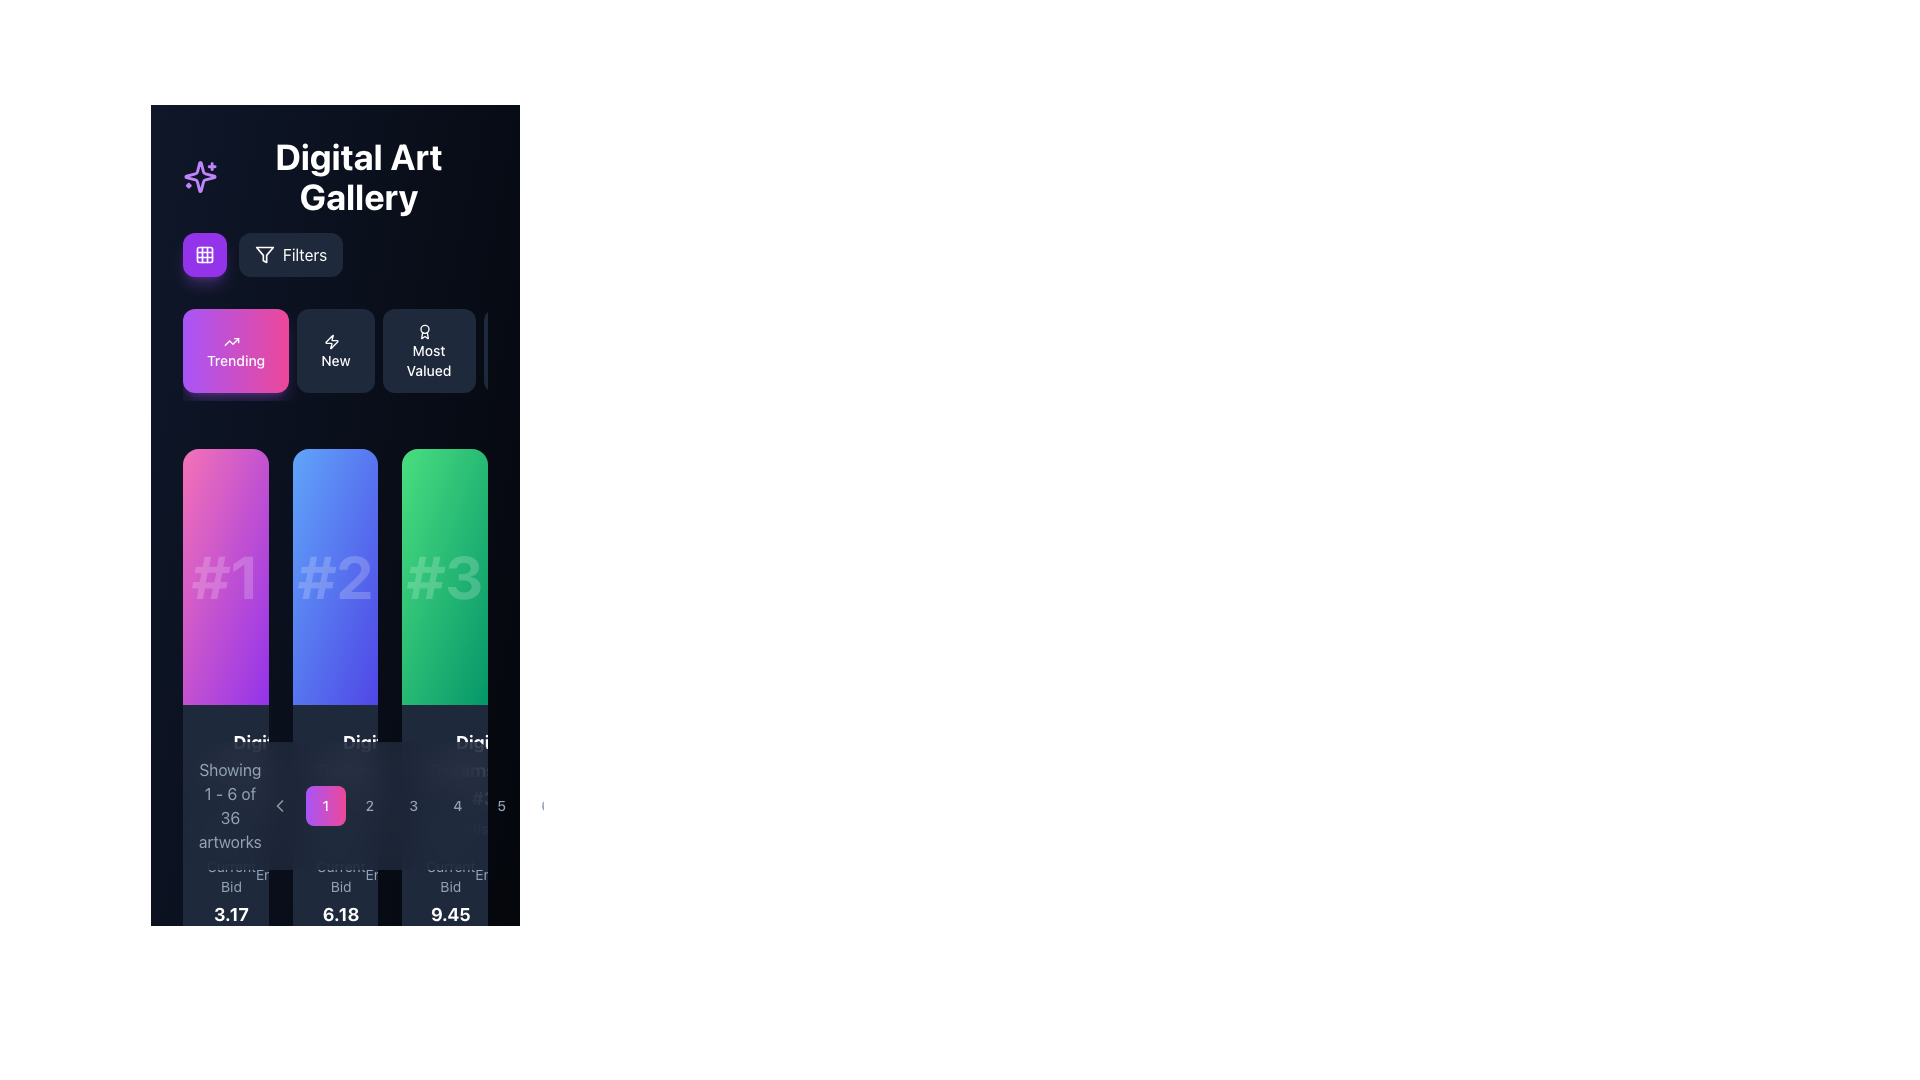 The height and width of the screenshot is (1080, 1920). I want to click on the rightward arrow button located on the right side of the pagination interface, so click(590, 805).